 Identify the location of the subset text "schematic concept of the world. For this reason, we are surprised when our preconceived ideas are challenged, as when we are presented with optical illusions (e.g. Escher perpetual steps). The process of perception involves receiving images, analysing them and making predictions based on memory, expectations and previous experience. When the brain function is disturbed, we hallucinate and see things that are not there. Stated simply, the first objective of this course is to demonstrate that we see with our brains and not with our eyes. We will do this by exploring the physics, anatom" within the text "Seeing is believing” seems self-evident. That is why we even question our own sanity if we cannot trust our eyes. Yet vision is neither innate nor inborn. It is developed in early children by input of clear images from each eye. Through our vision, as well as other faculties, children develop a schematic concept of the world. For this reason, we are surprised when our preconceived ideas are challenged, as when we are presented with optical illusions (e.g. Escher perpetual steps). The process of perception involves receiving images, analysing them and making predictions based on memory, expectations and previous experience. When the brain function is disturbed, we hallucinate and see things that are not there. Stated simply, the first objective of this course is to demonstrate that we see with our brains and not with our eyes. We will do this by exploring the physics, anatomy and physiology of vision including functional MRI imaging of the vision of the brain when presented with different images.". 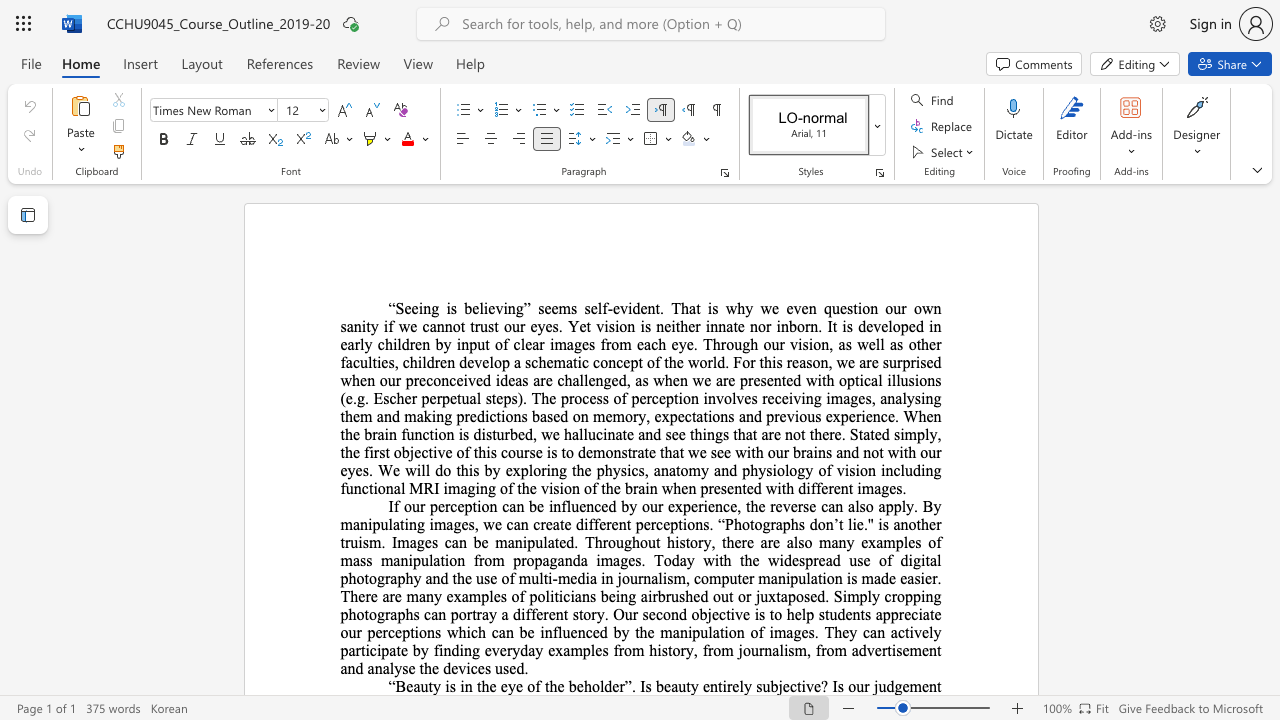
(525, 362).